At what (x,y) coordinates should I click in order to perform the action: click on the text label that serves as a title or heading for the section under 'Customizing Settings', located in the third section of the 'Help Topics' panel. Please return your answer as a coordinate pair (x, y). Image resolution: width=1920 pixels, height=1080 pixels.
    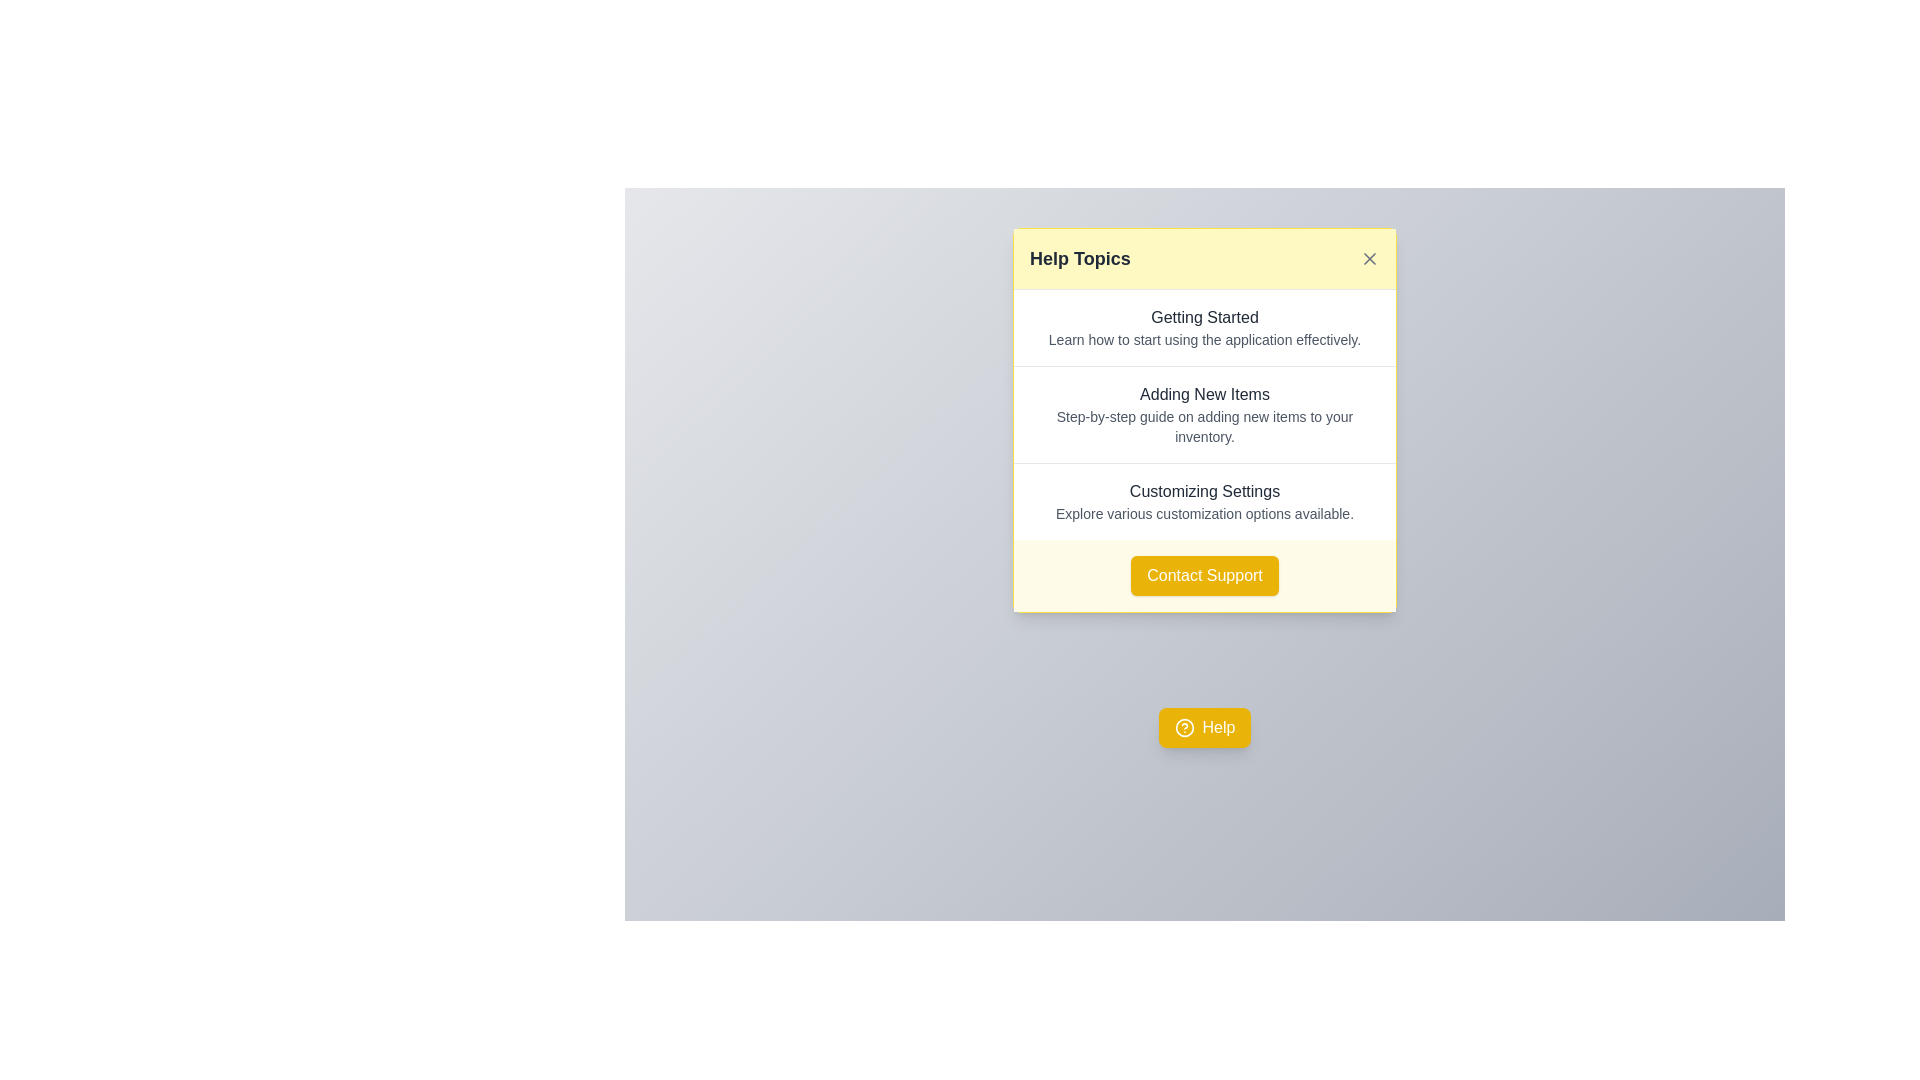
    Looking at the image, I should click on (1203, 492).